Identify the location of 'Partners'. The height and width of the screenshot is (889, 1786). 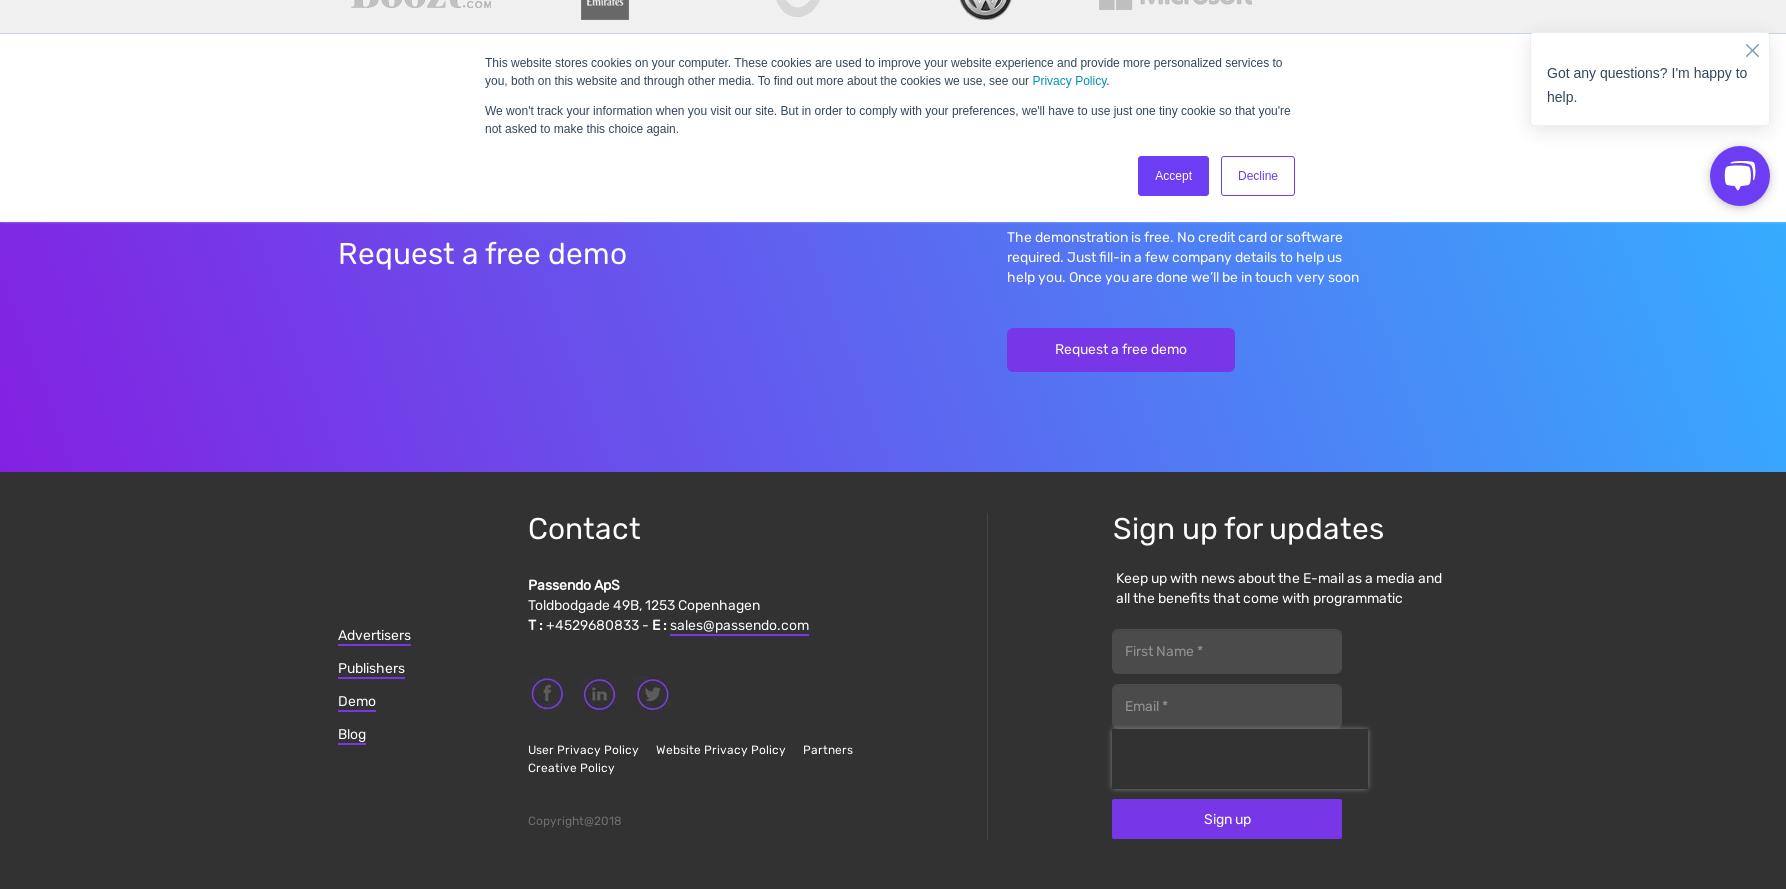
(826, 748).